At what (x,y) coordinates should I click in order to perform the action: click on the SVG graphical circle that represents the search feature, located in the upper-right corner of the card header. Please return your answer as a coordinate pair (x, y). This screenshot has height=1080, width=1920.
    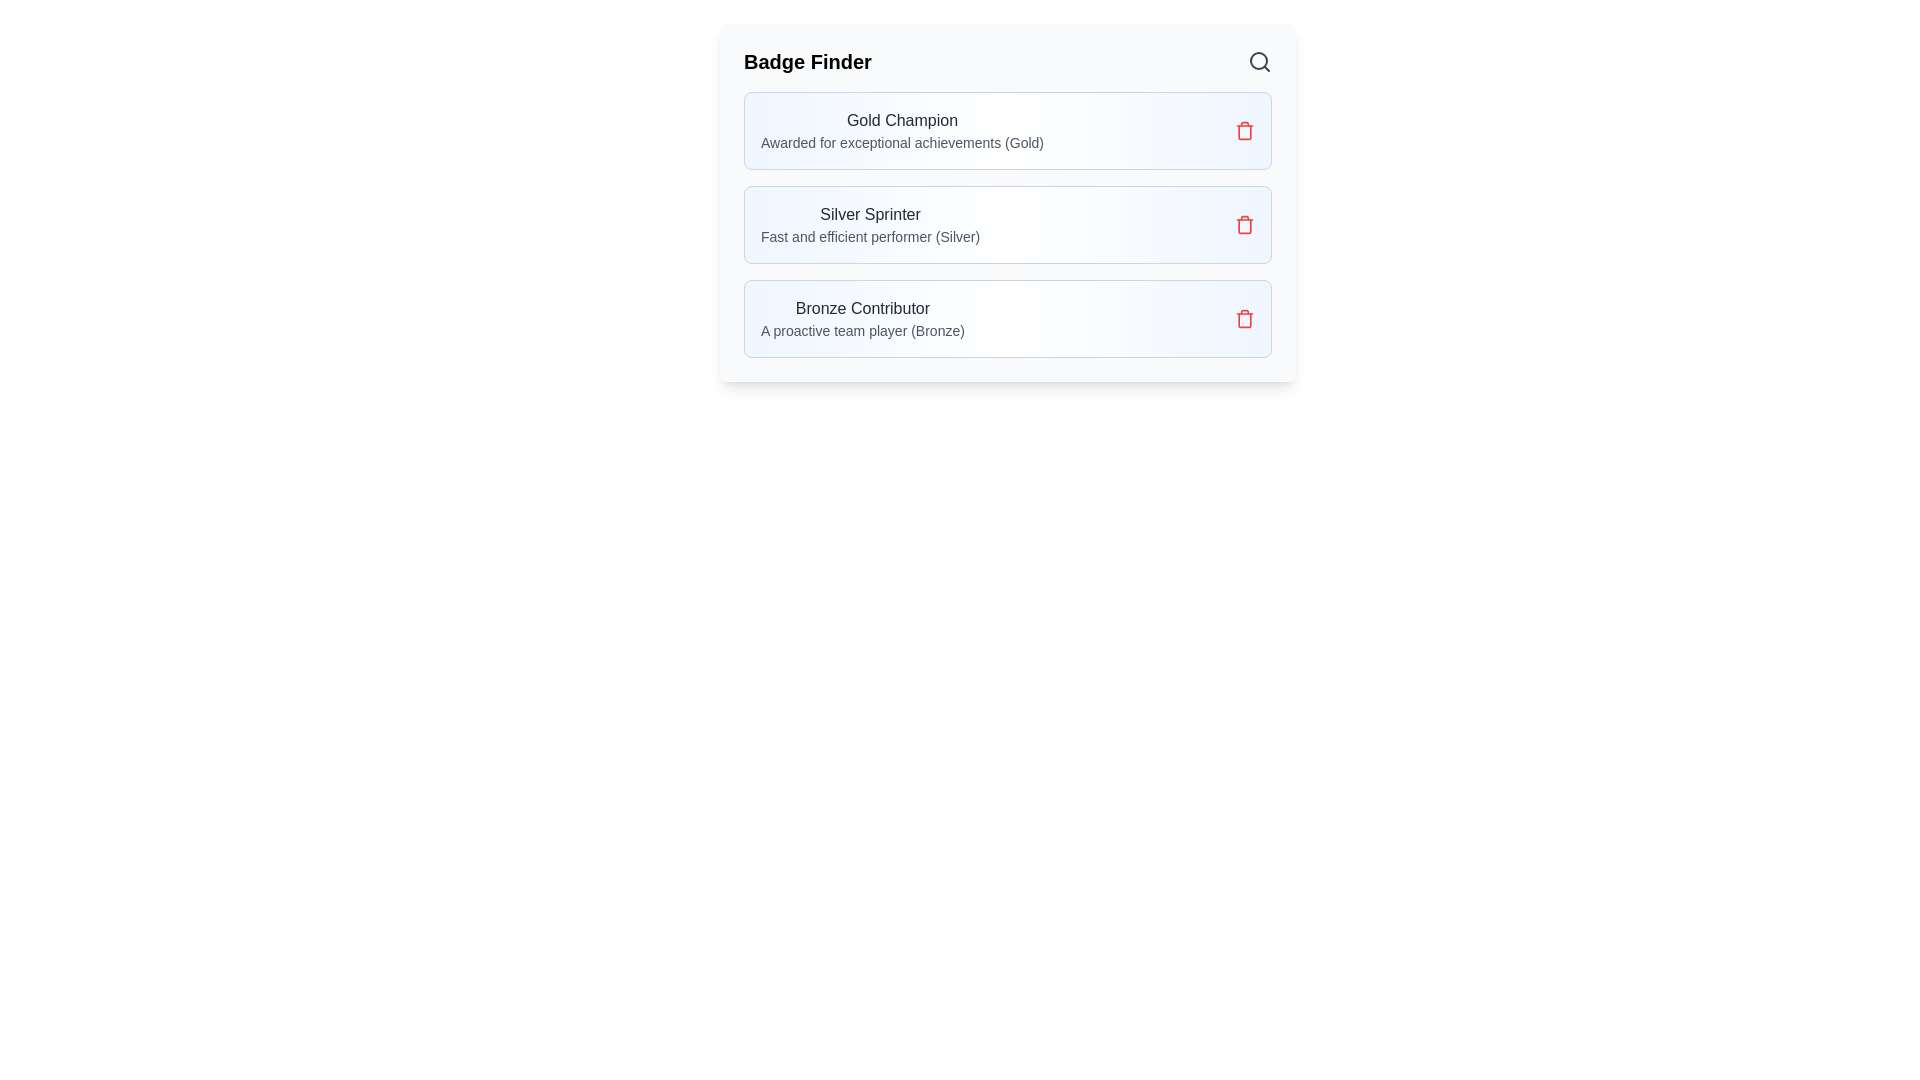
    Looking at the image, I should click on (1257, 60).